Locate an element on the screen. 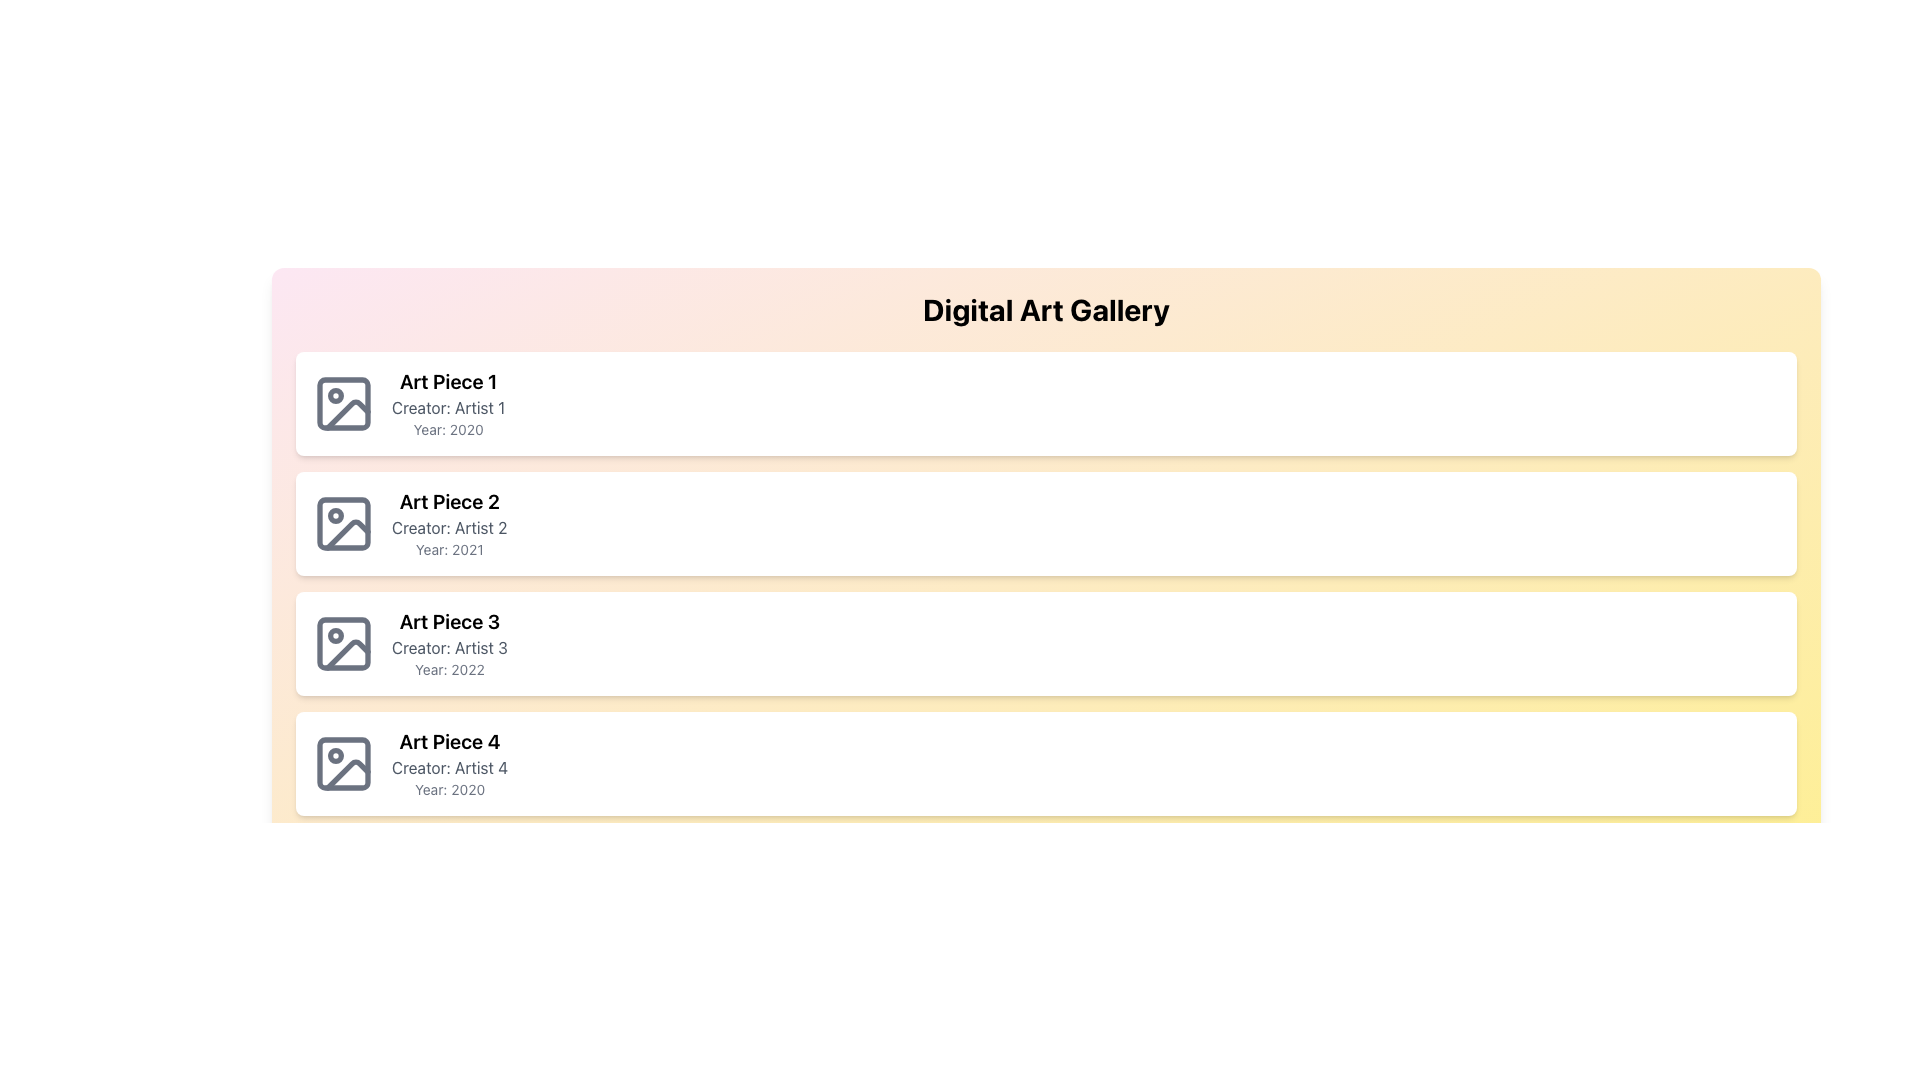  details provided in the descriptive label for the art piece located in the second card of a vertically aligned list of four cards, positioned between 'Art Piece 1' and 'Art Piece 3' is located at coordinates (448, 523).